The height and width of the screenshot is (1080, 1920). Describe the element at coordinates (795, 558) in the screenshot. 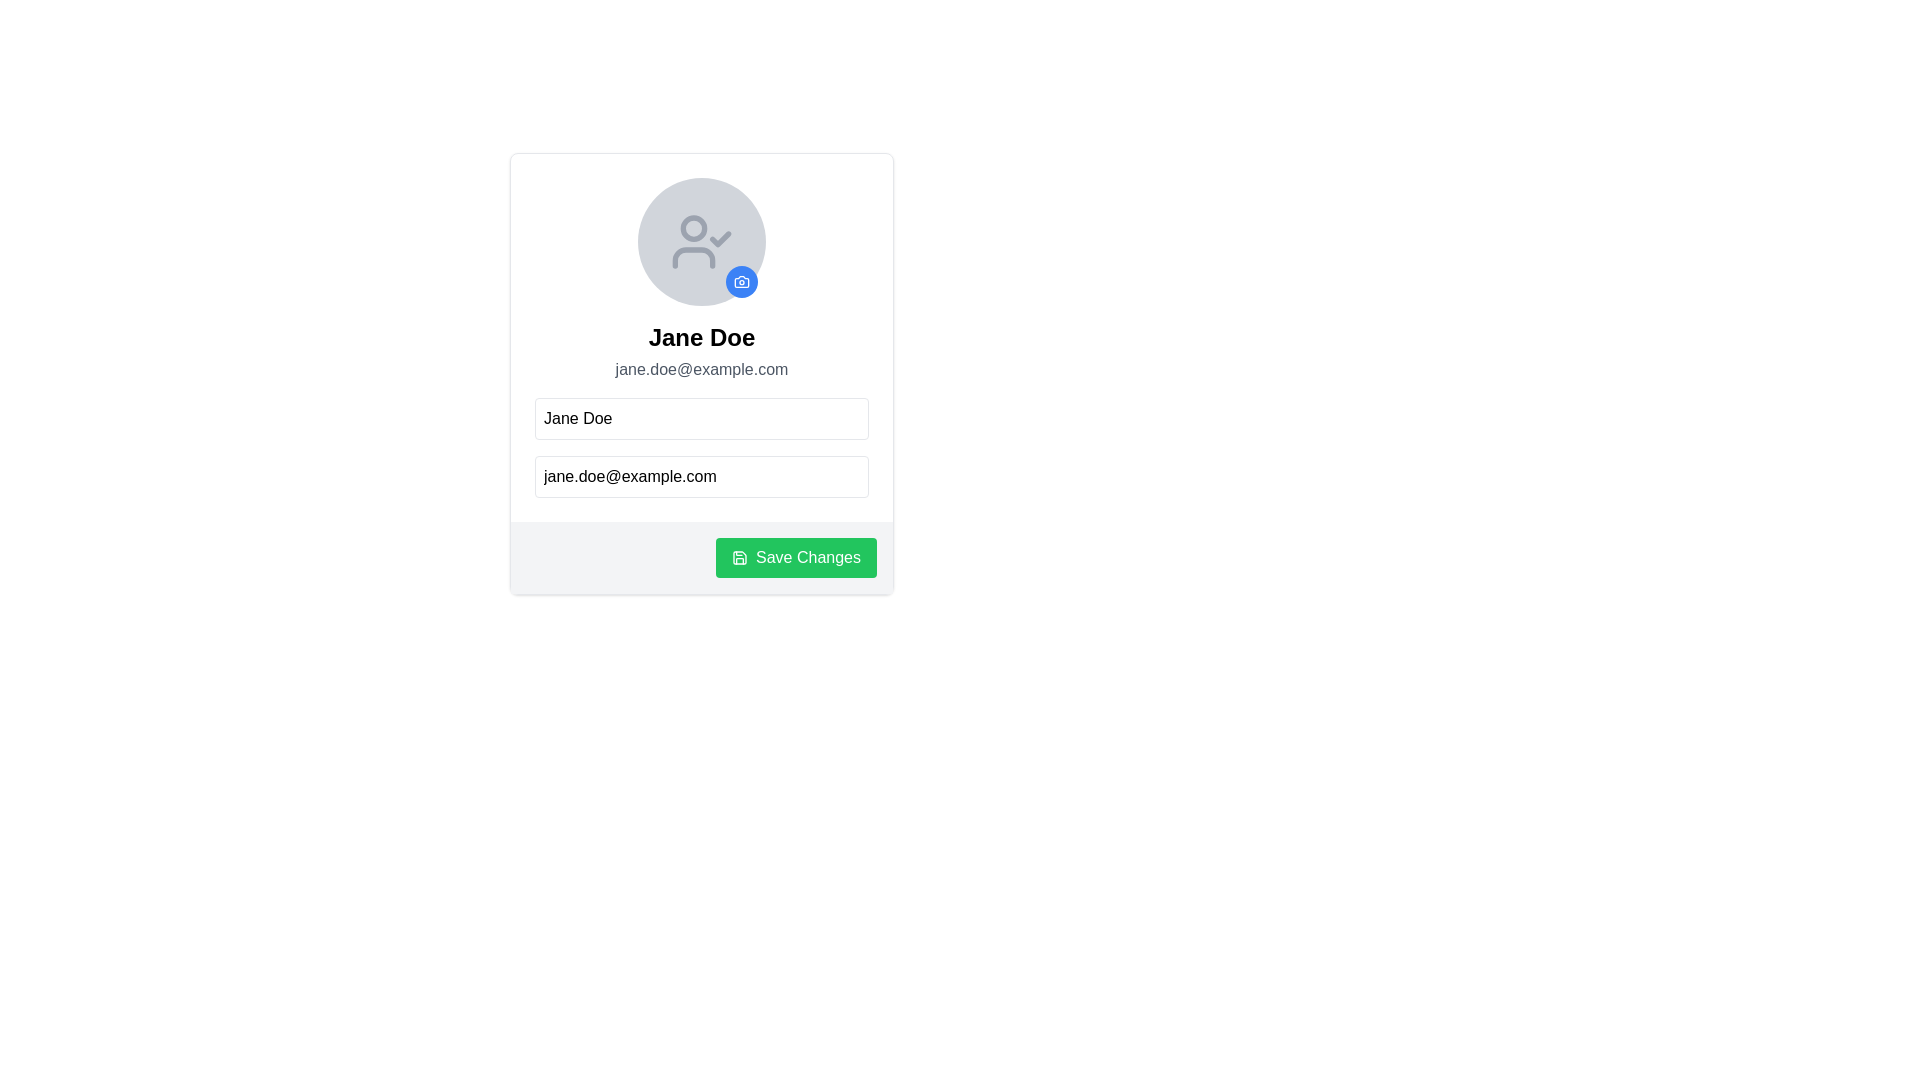

I see `the 'Save Changes' button with a green background and white text, which is located at the bottom of the panel, to receive potential visual feedback` at that location.